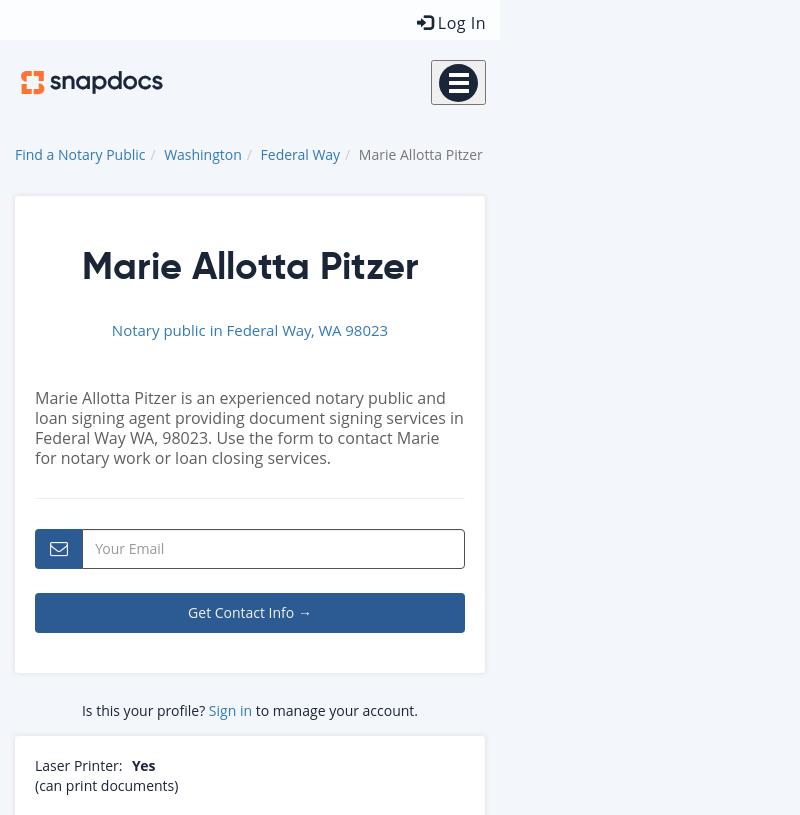 This screenshot has height=815, width=800. What do you see at coordinates (523, 197) in the screenshot?
I see `'Customer Stories'` at bounding box center [523, 197].